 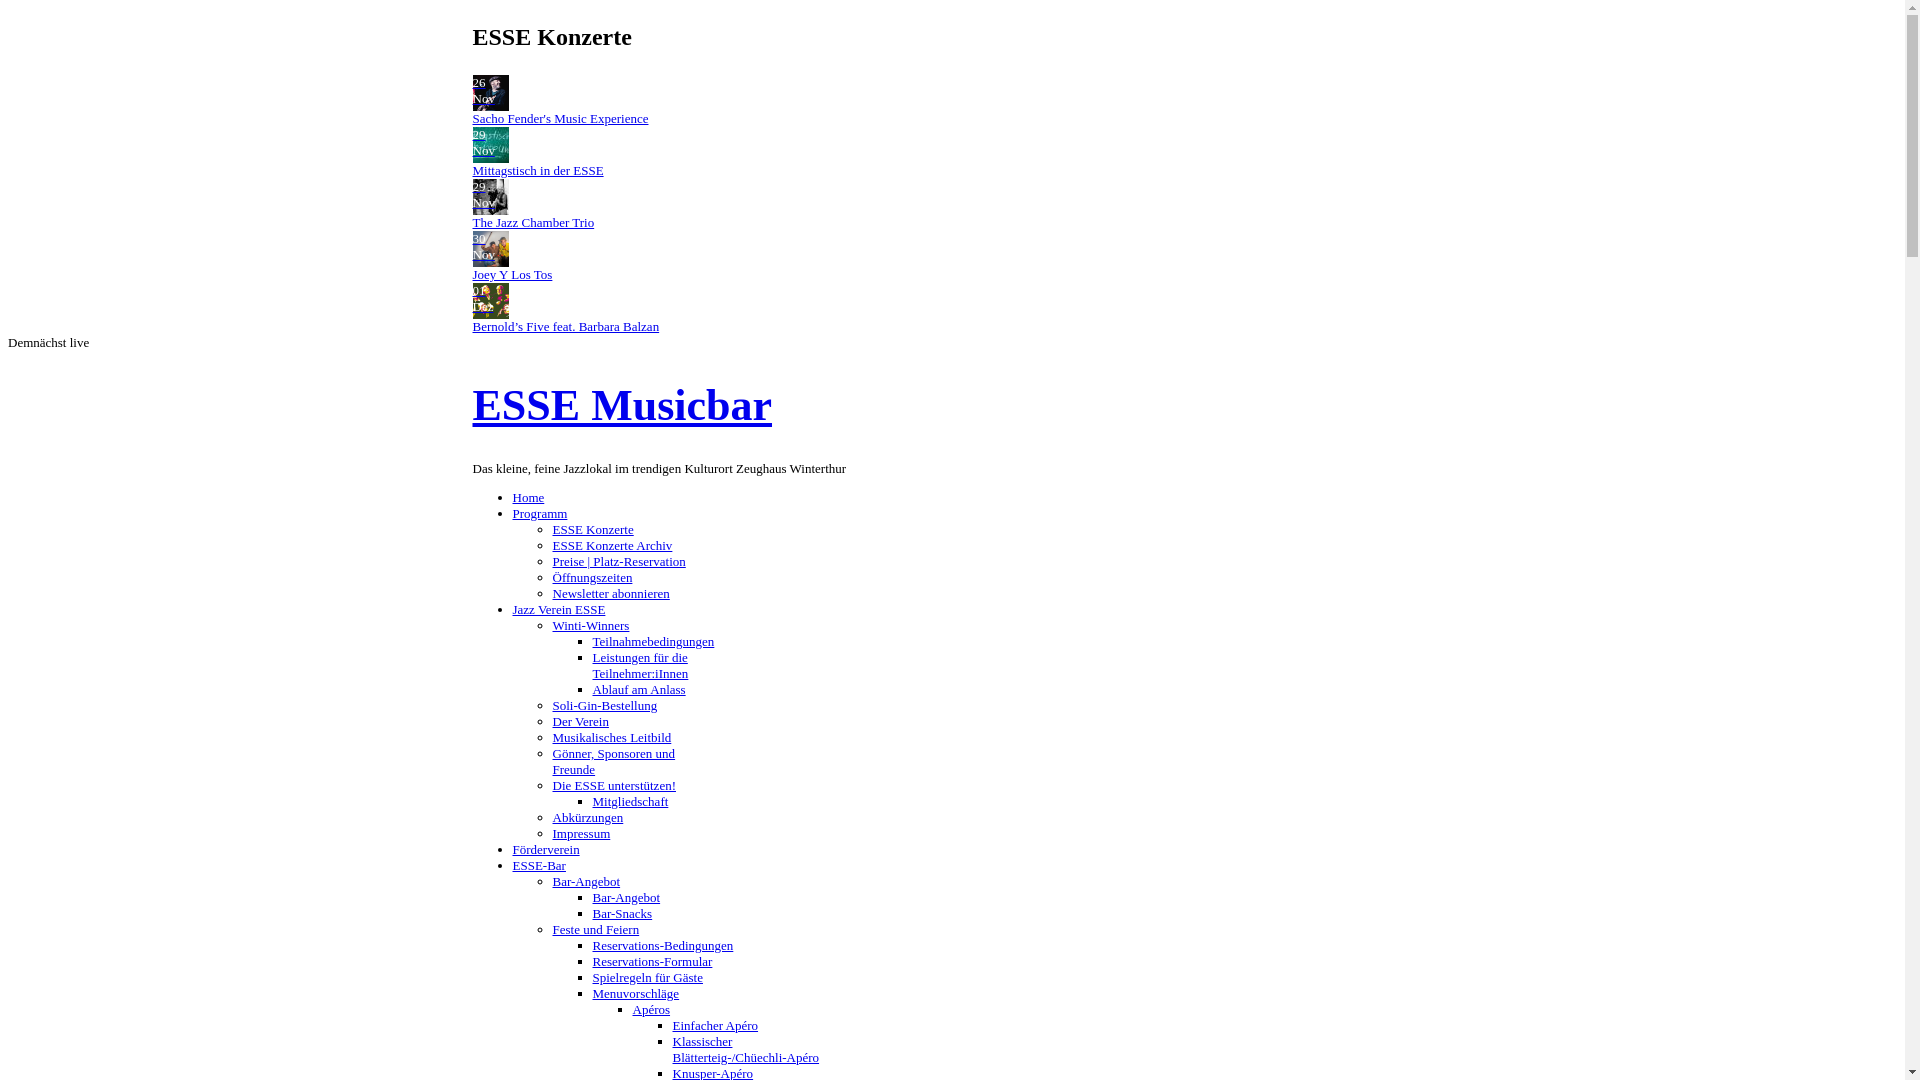 What do you see at coordinates (538, 864) in the screenshot?
I see `'ESSE-Bar'` at bounding box center [538, 864].